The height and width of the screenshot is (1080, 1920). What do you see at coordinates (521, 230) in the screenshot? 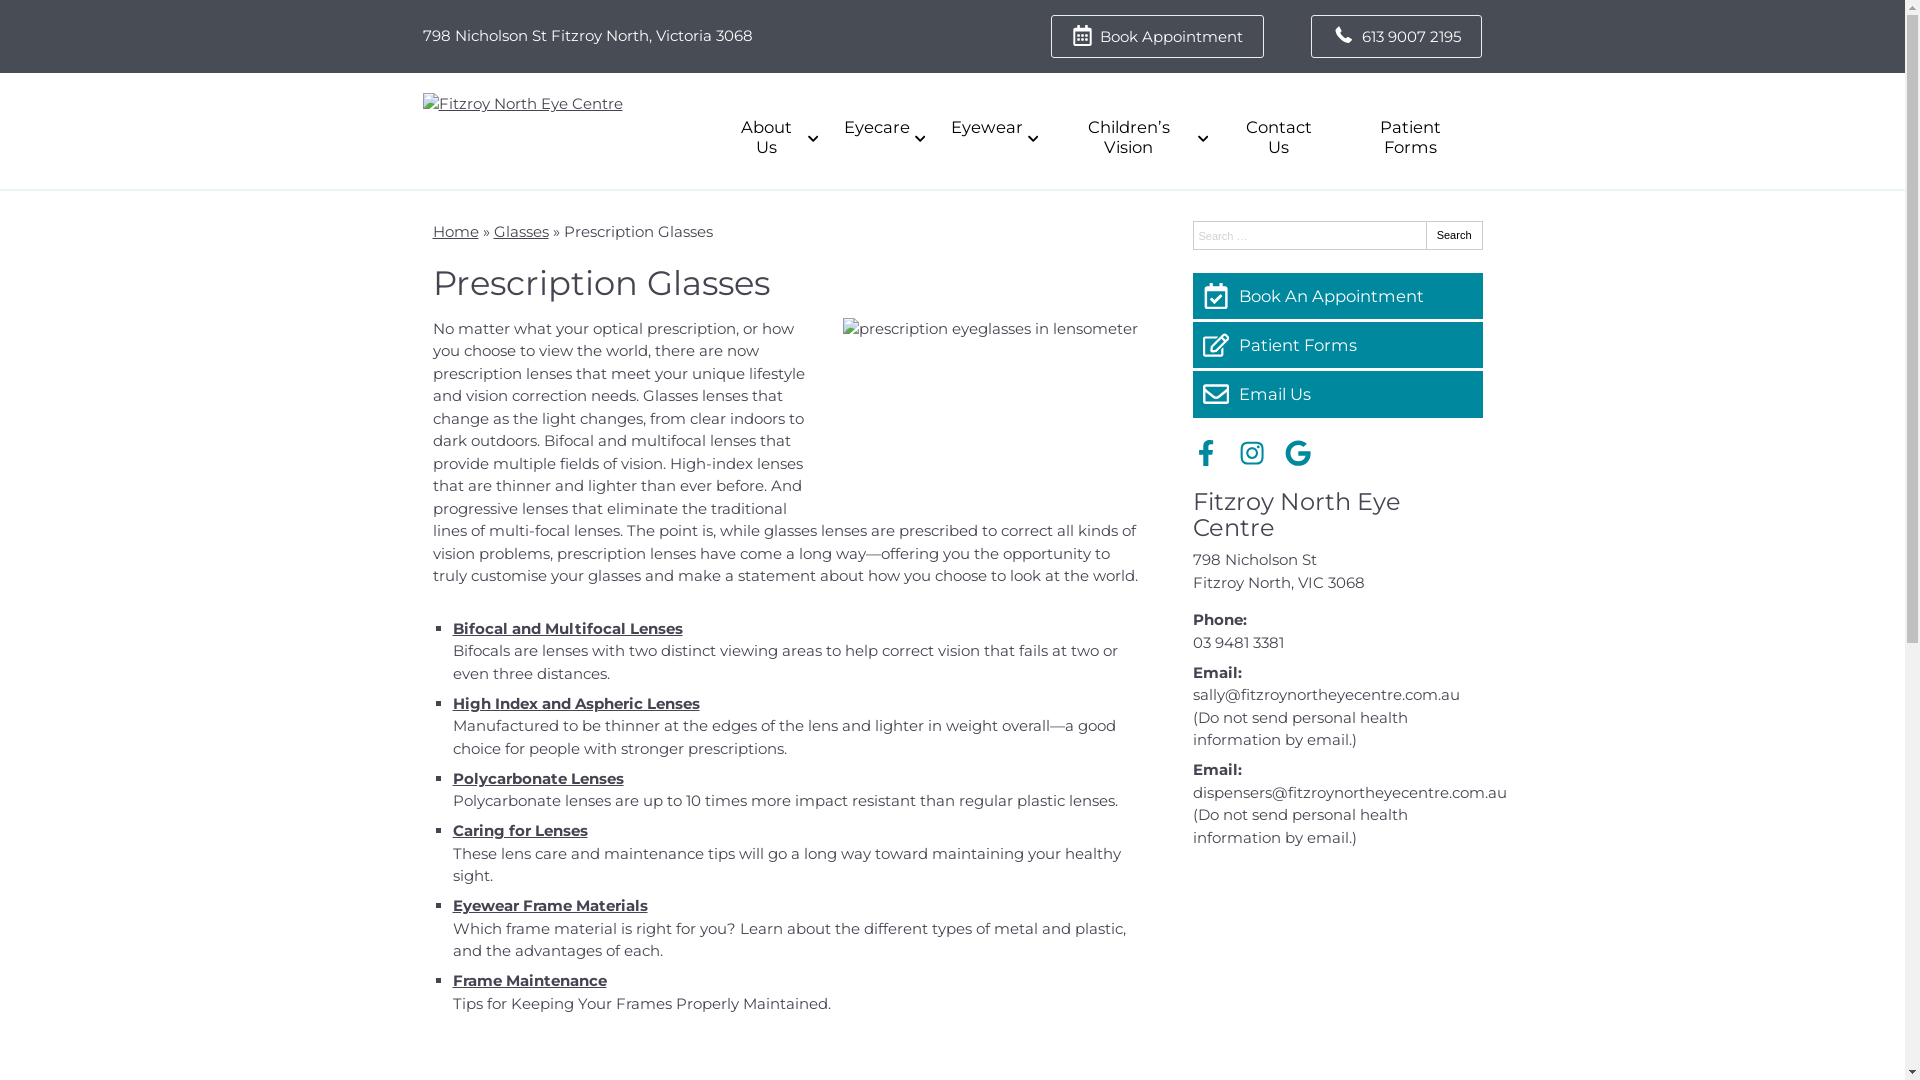
I see `'Glasses'` at bounding box center [521, 230].